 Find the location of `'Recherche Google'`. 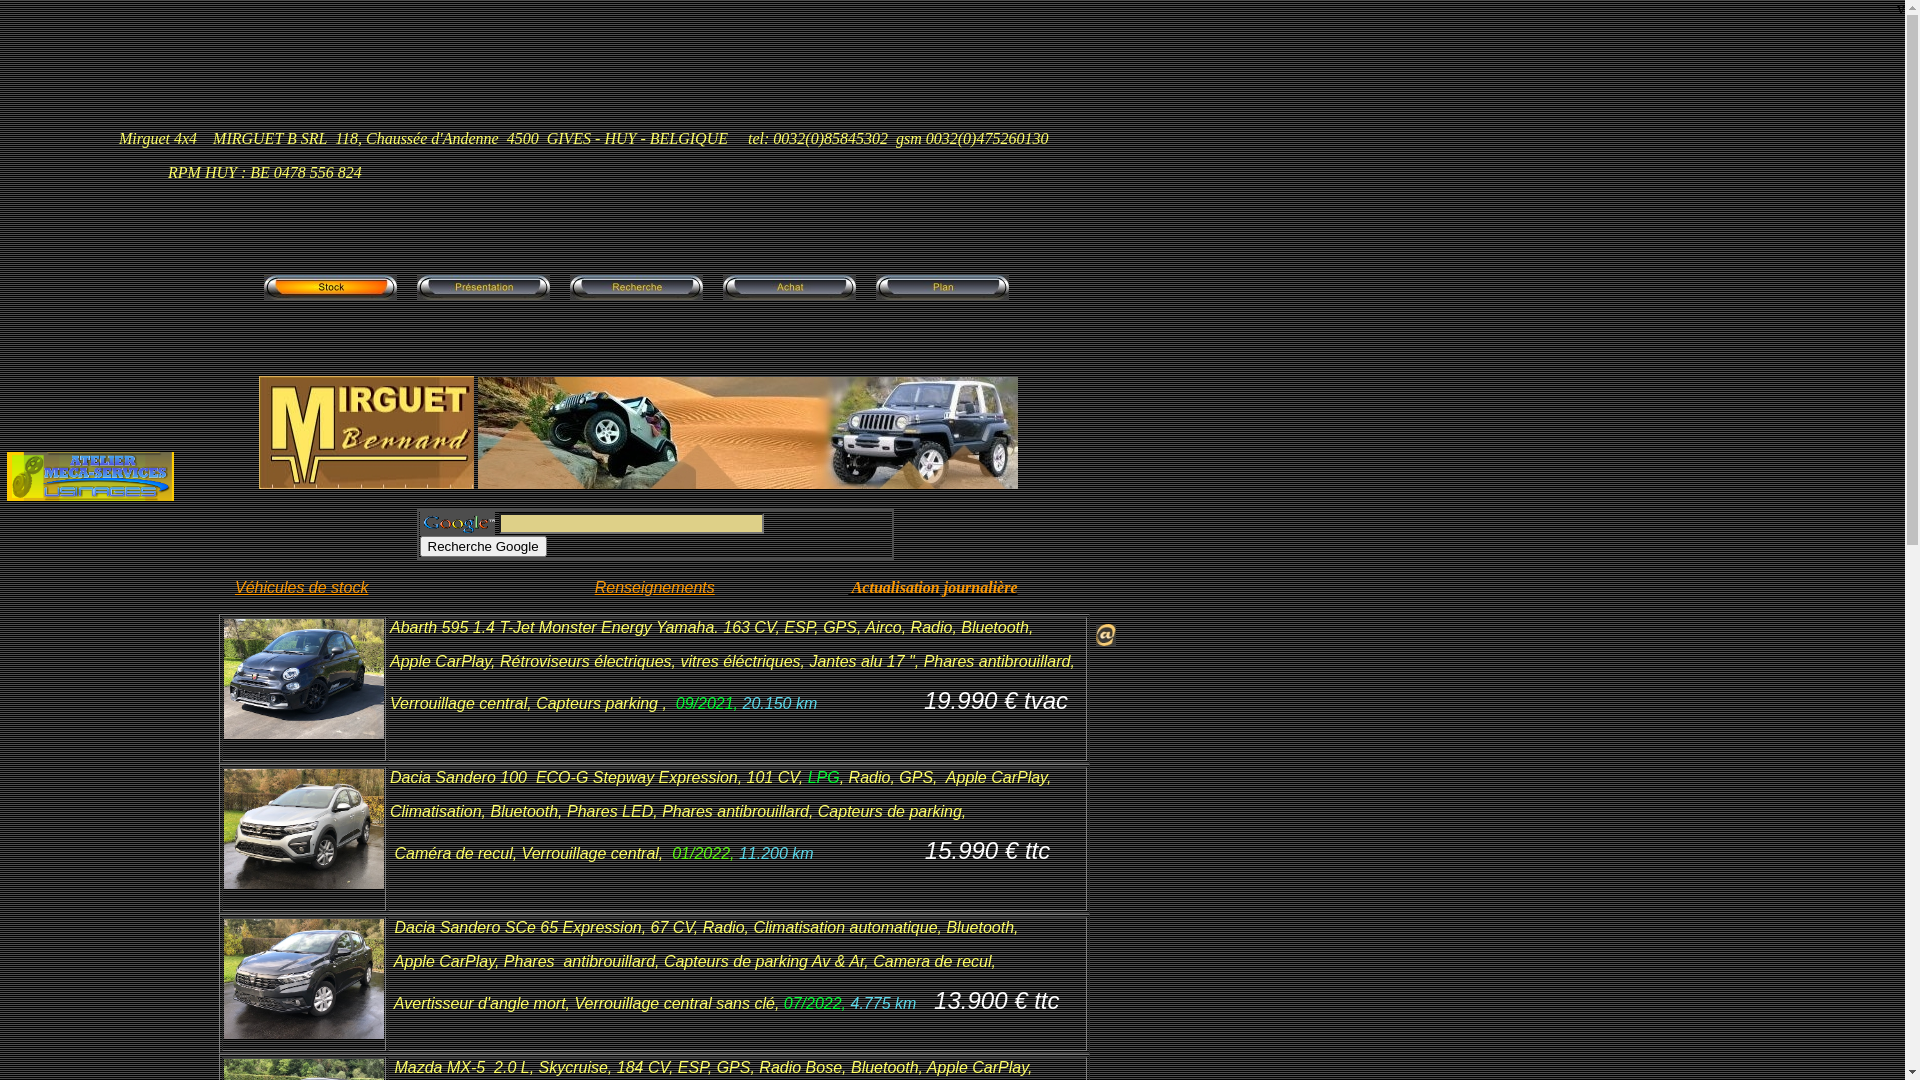

'Recherche Google' is located at coordinates (483, 546).